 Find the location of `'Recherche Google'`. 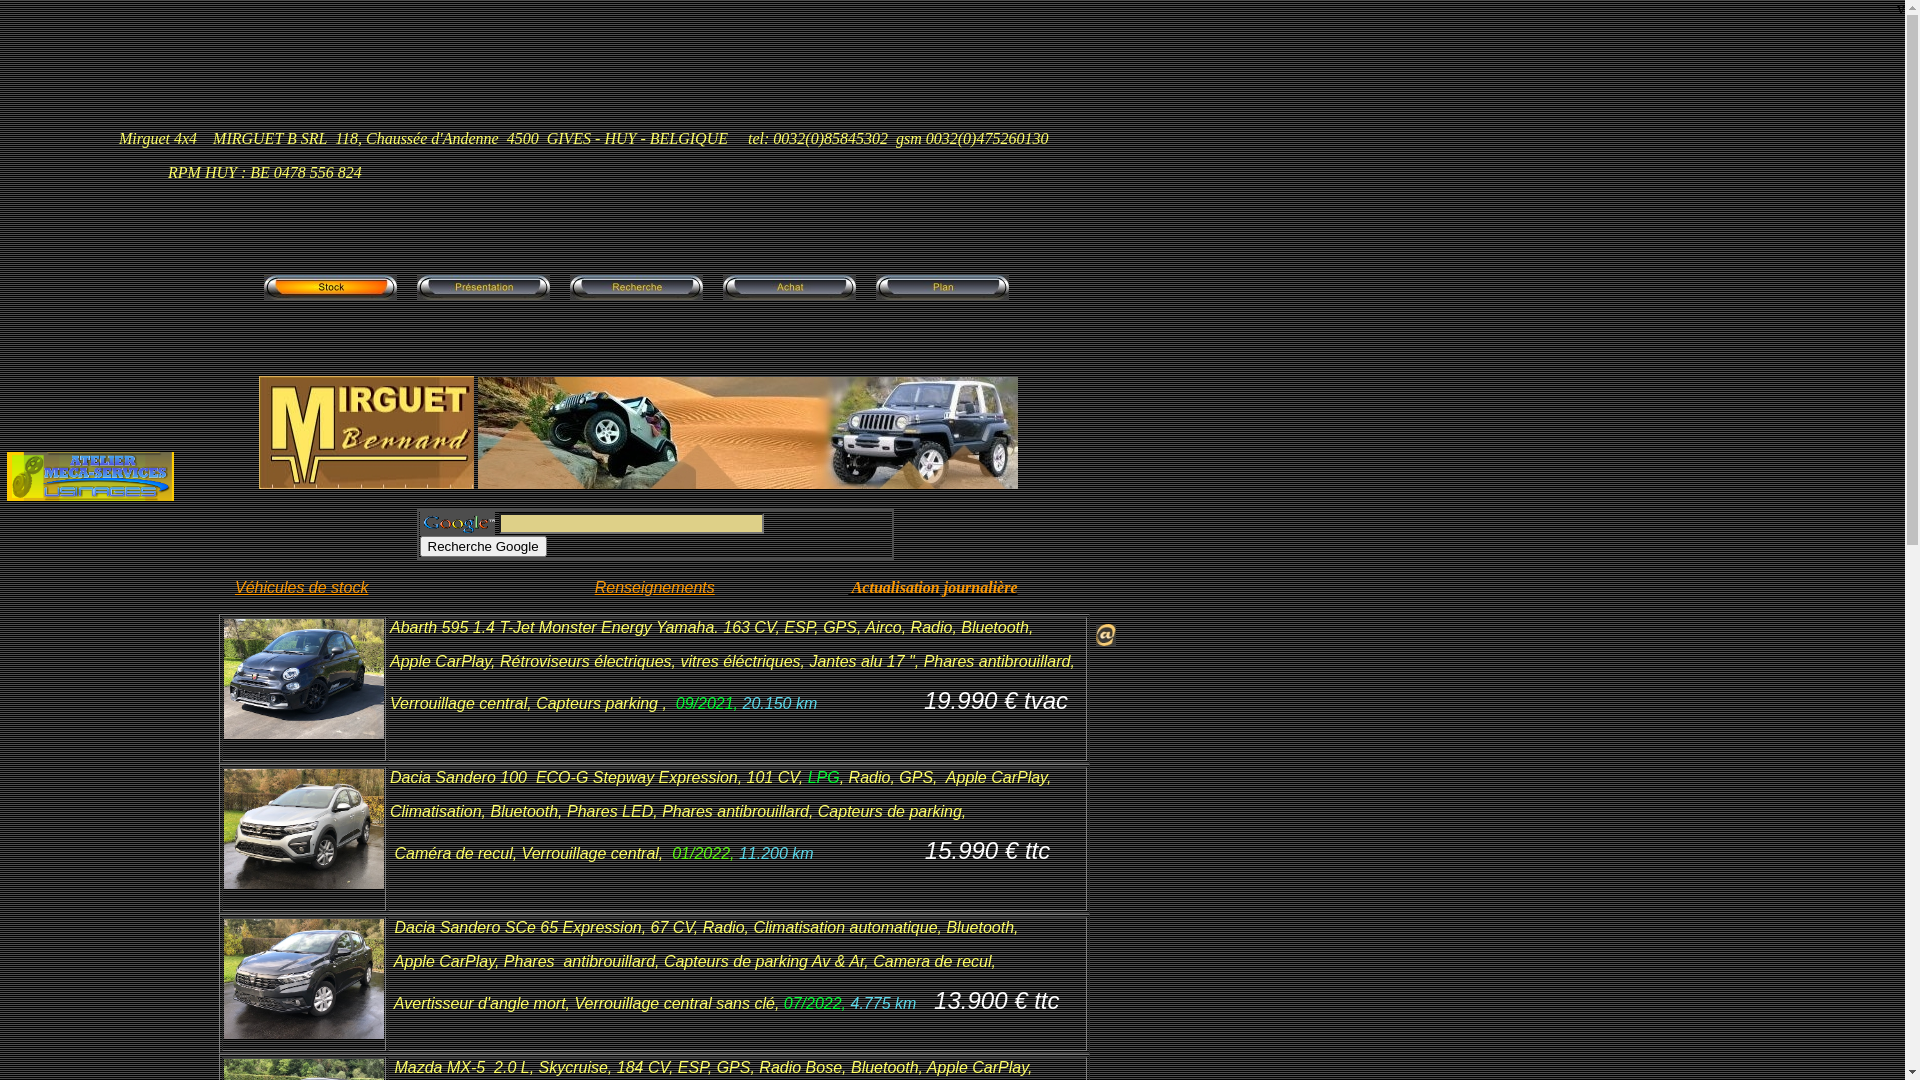

'Recherche Google' is located at coordinates (483, 546).